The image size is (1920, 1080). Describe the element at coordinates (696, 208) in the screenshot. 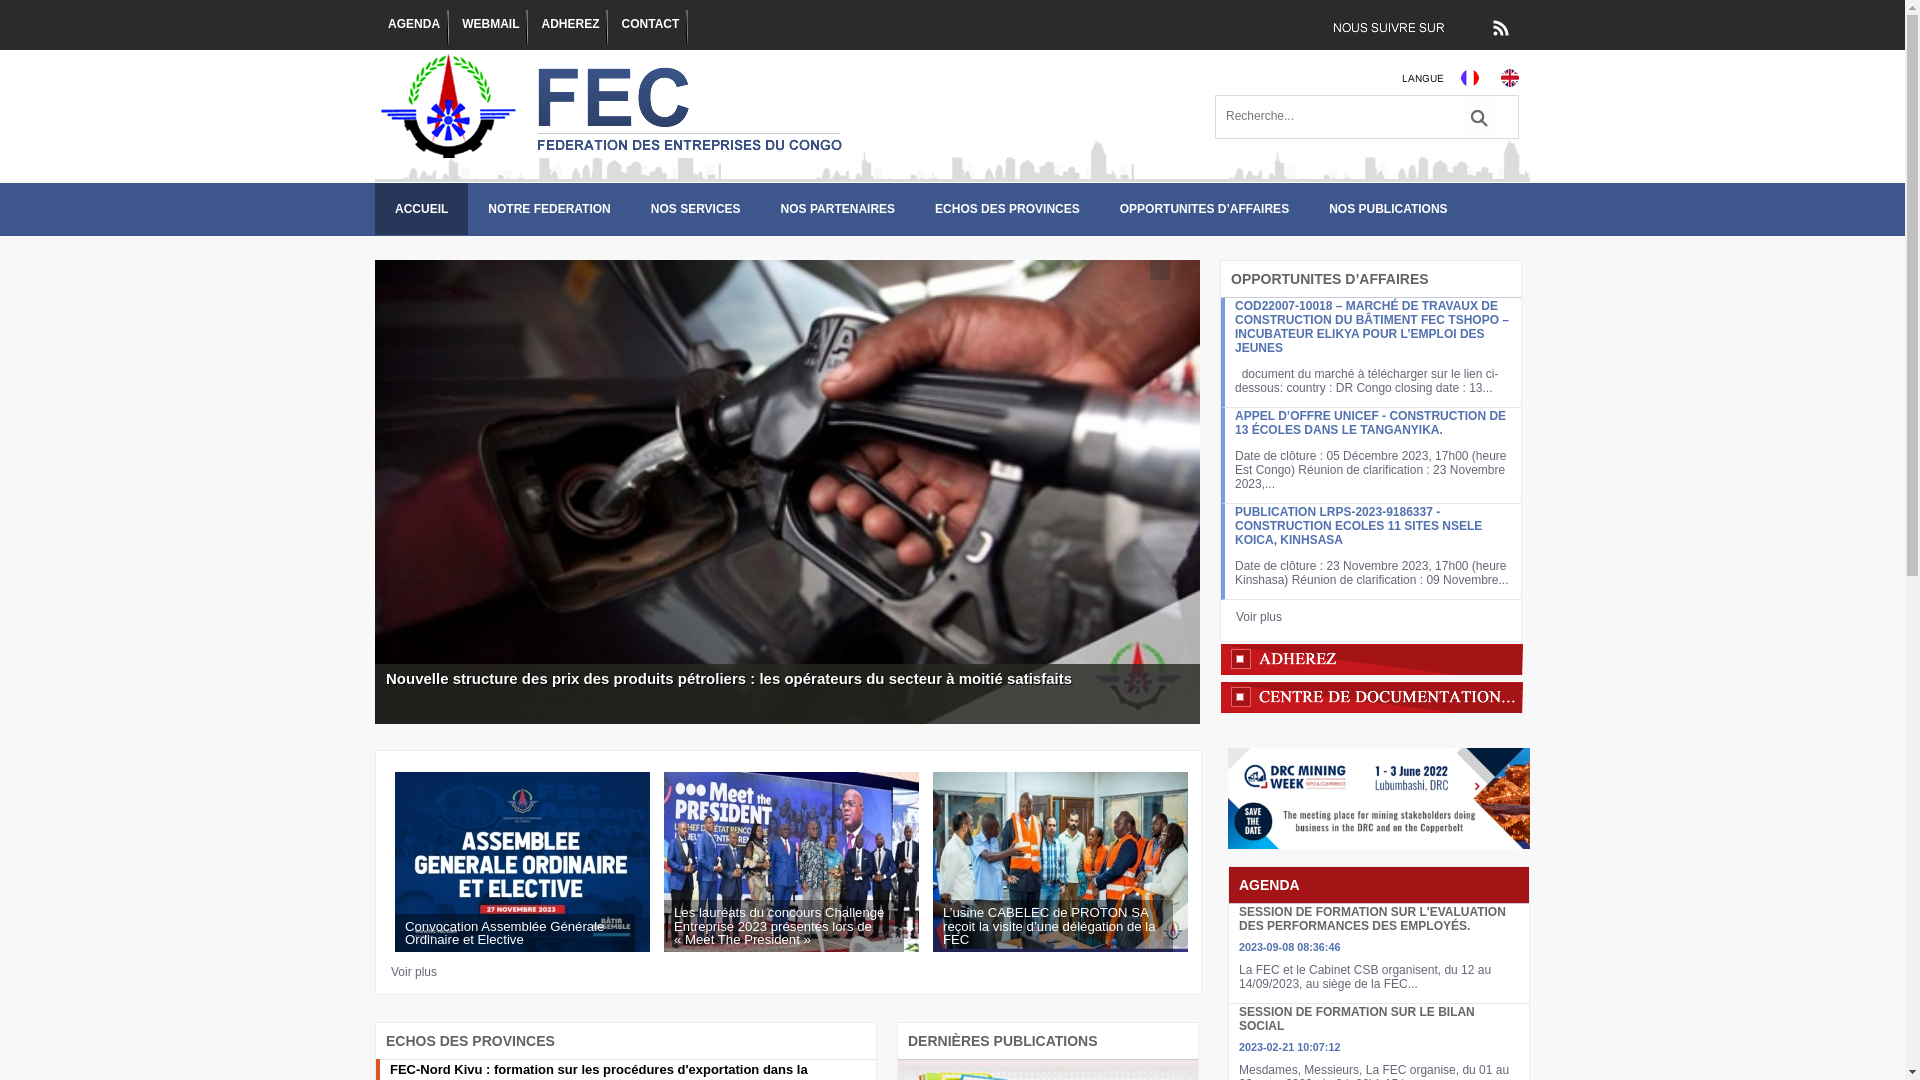

I see `'NOS SERVICES'` at that location.